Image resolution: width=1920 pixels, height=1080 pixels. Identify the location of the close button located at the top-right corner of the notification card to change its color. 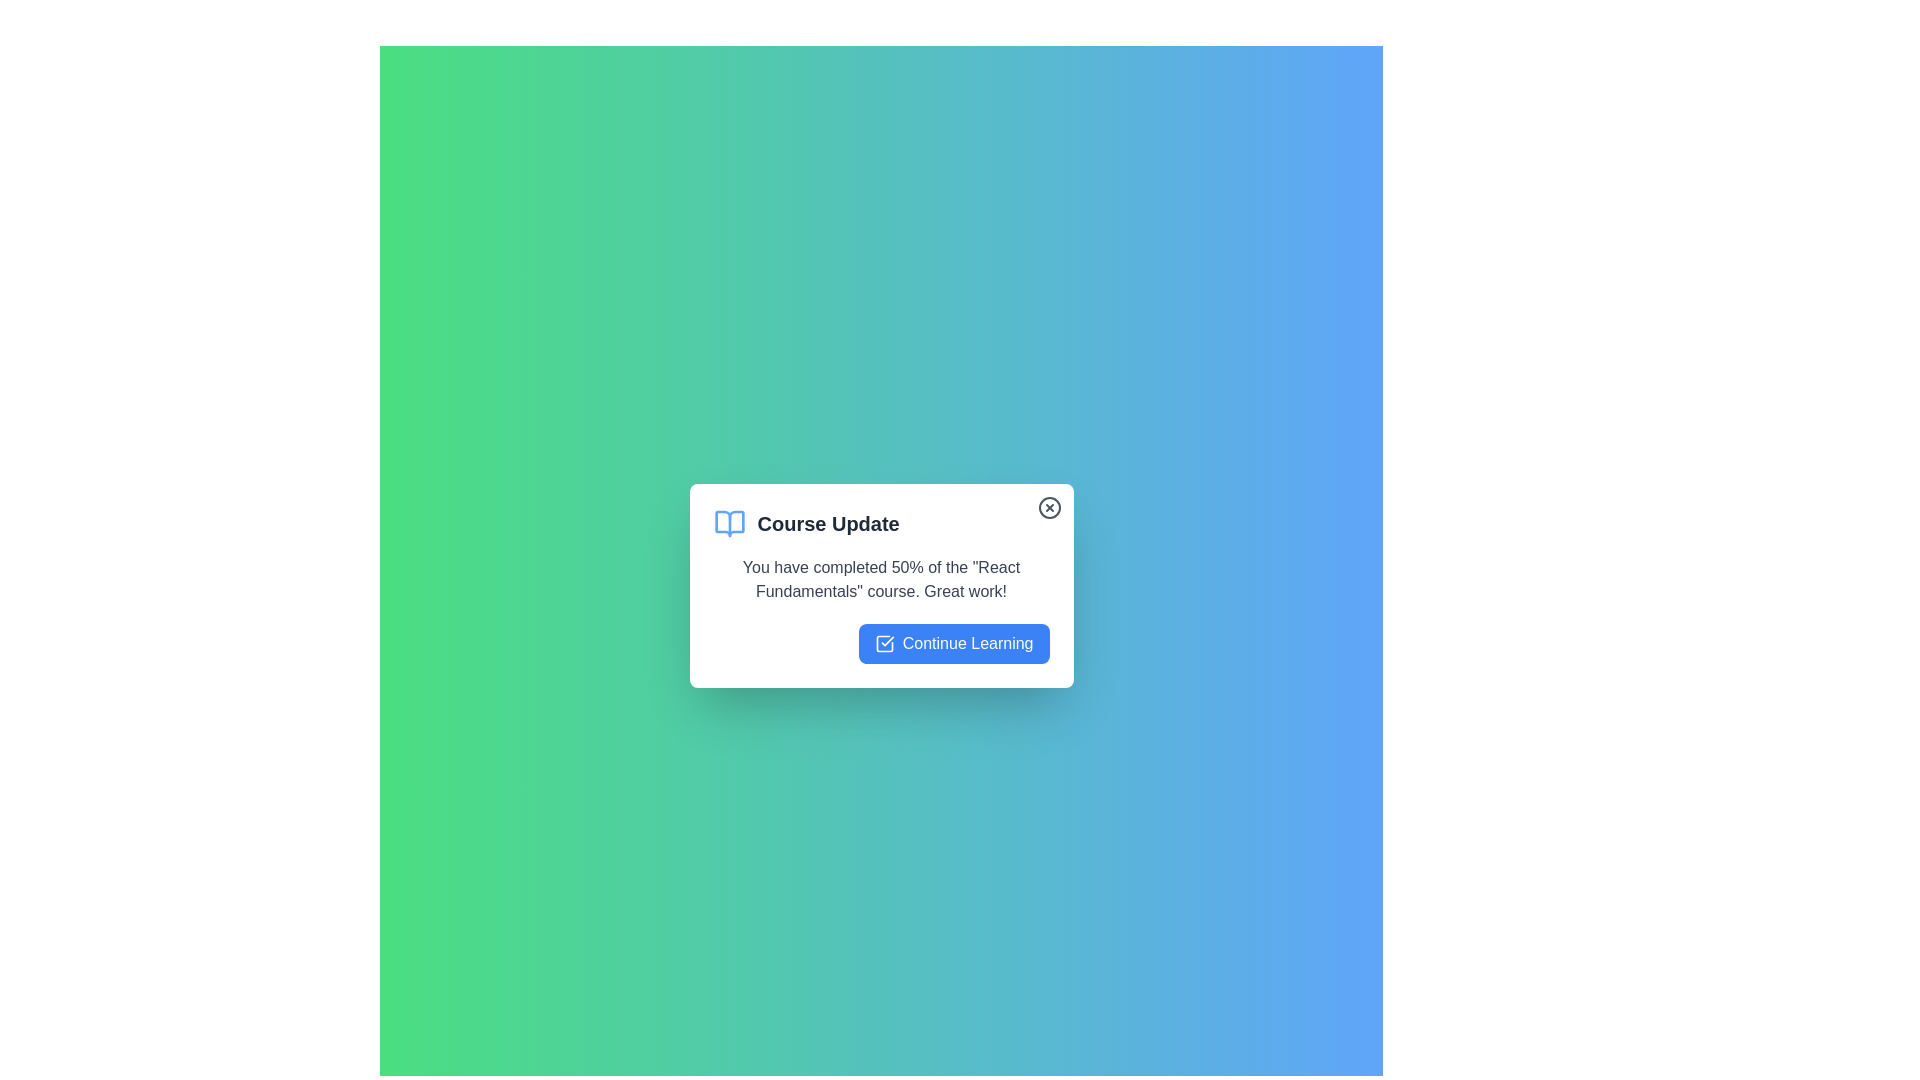
(1048, 507).